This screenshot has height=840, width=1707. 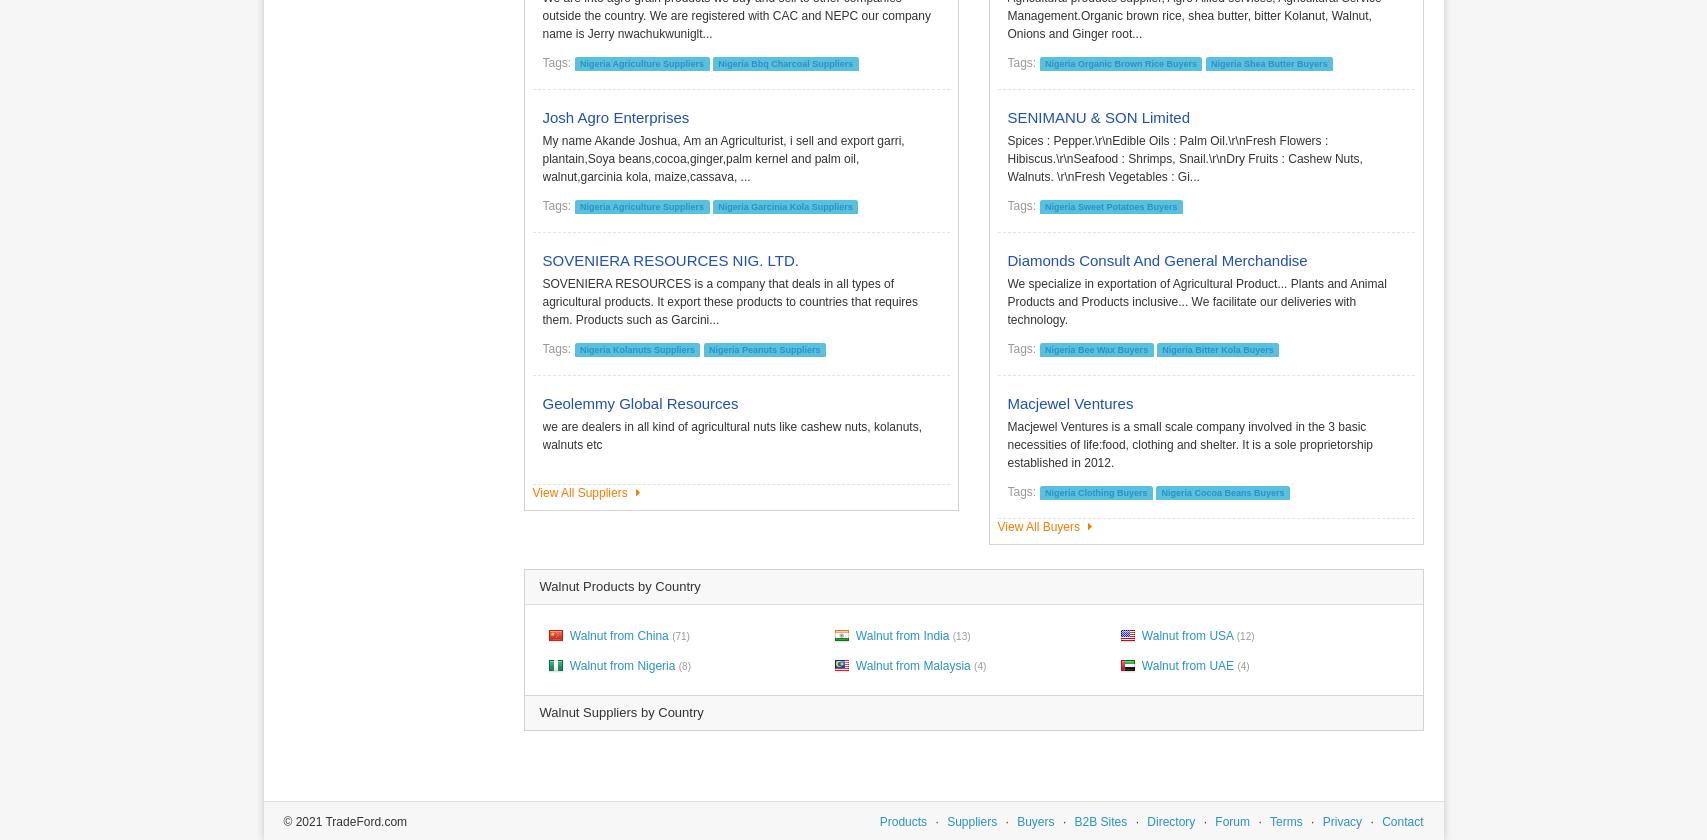 What do you see at coordinates (1321, 821) in the screenshot?
I see `'Privacy'` at bounding box center [1321, 821].